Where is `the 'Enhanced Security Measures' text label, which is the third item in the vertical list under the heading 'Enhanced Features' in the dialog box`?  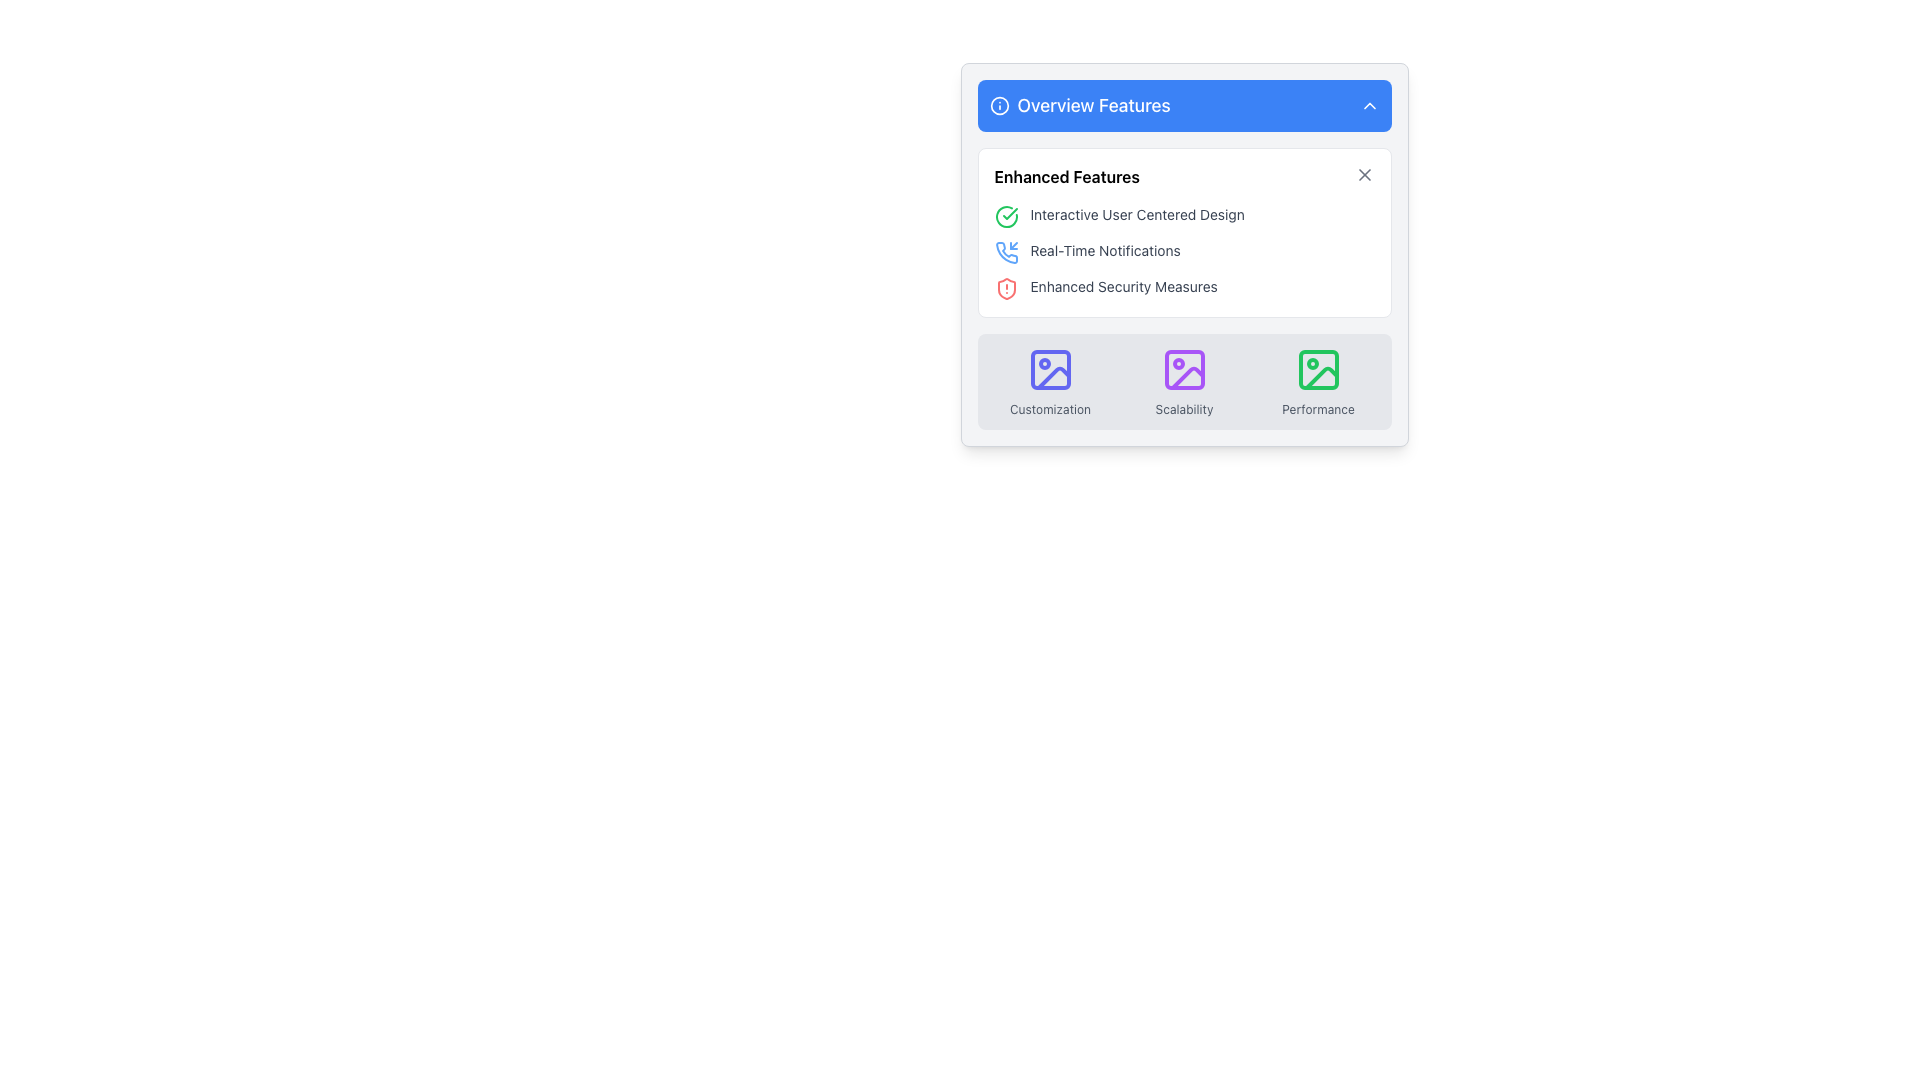 the 'Enhanced Security Measures' text label, which is the third item in the vertical list under the heading 'Enhanced Features' in the dialog box is located at coordinates (1124, 286).